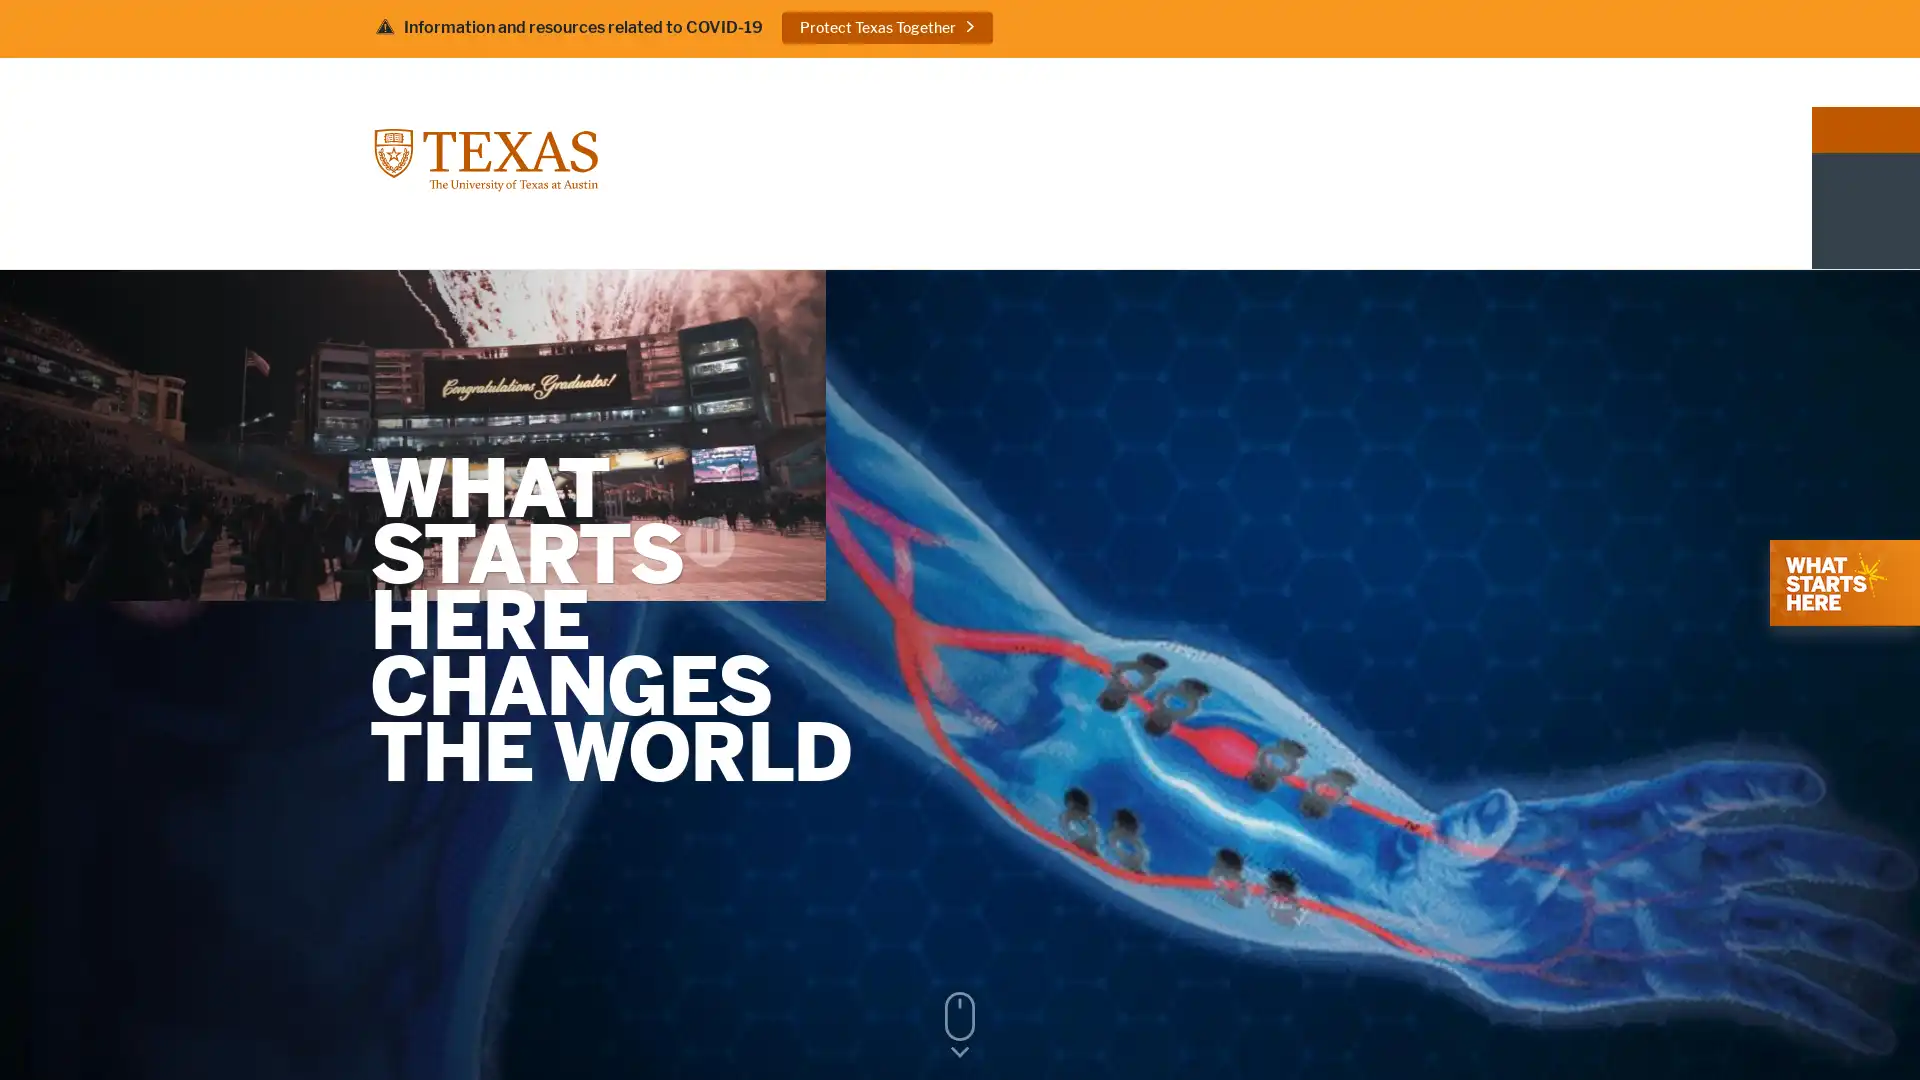  Describe the element at coordinates (1856, 914) in the screenshot. I see `Pause button Pause button` at that location.